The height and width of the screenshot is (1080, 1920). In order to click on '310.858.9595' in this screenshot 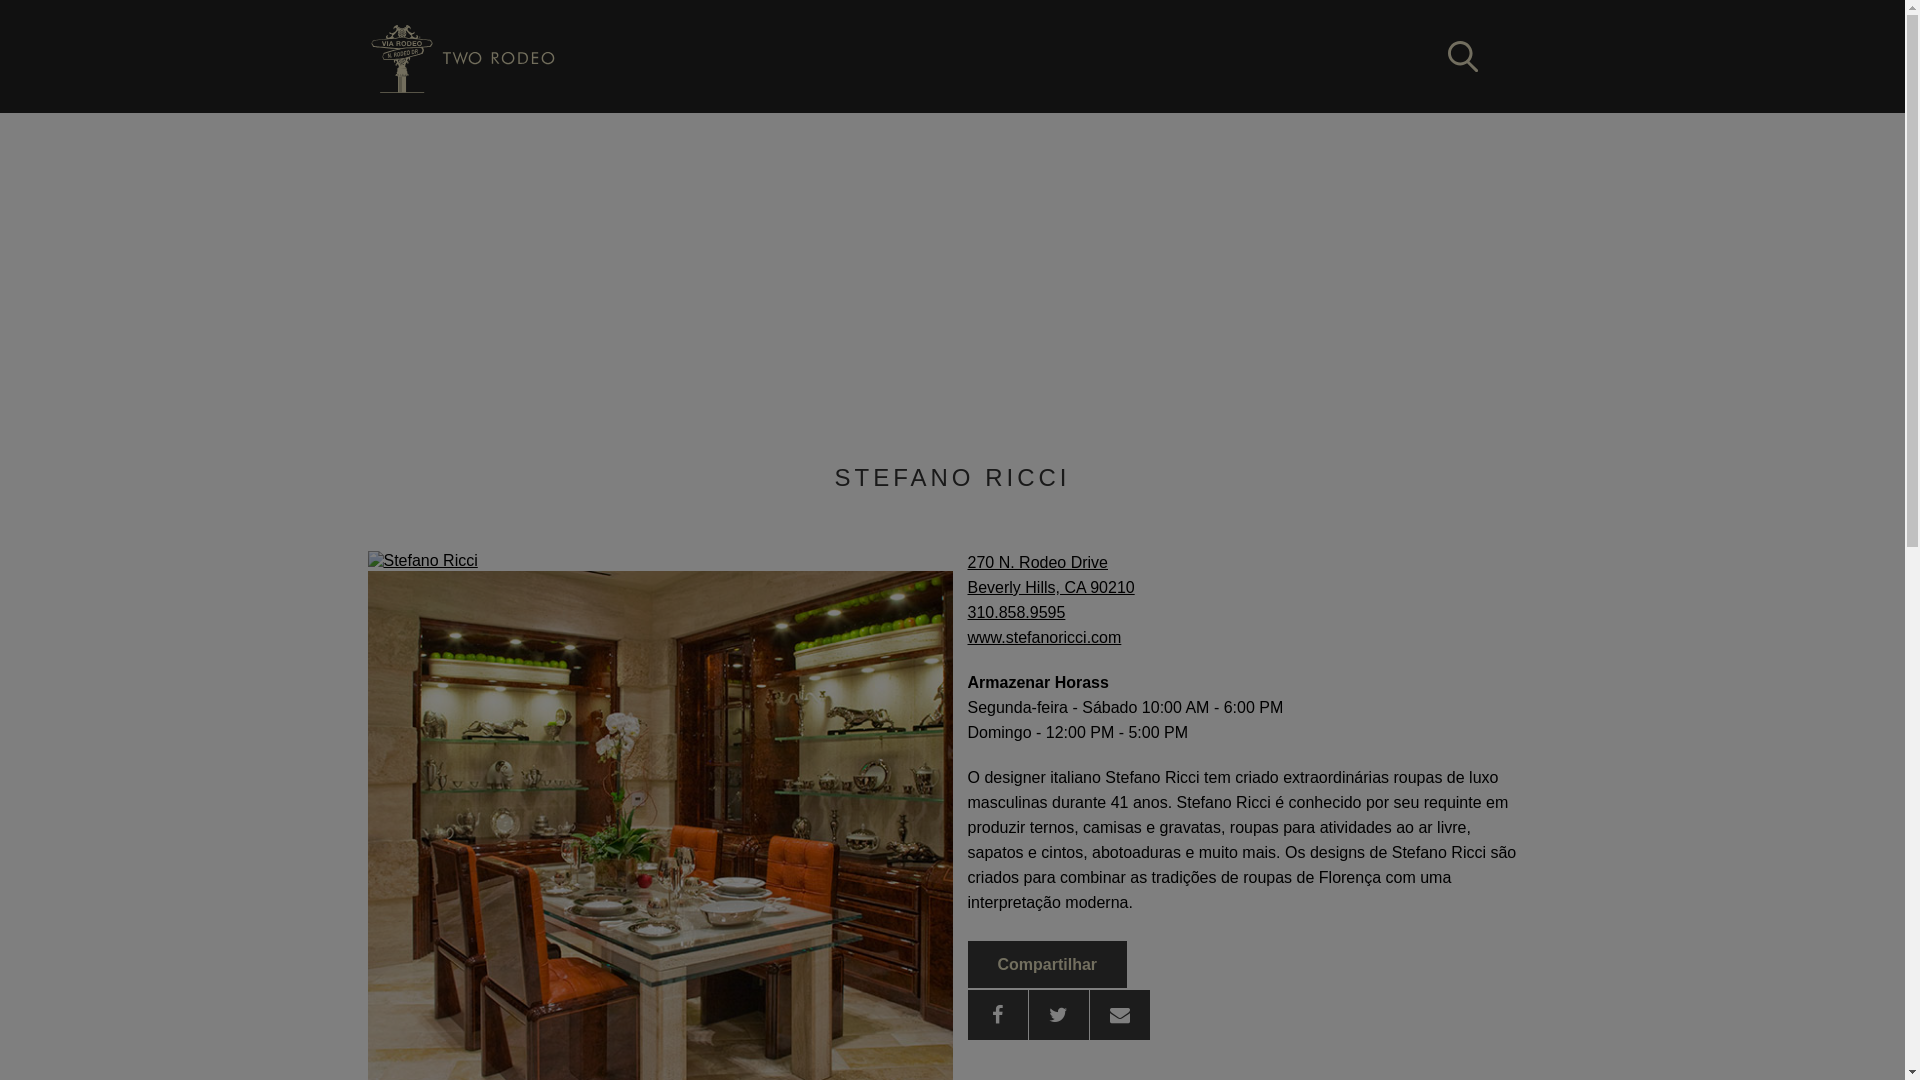, I will do `click(1017, 611)`.